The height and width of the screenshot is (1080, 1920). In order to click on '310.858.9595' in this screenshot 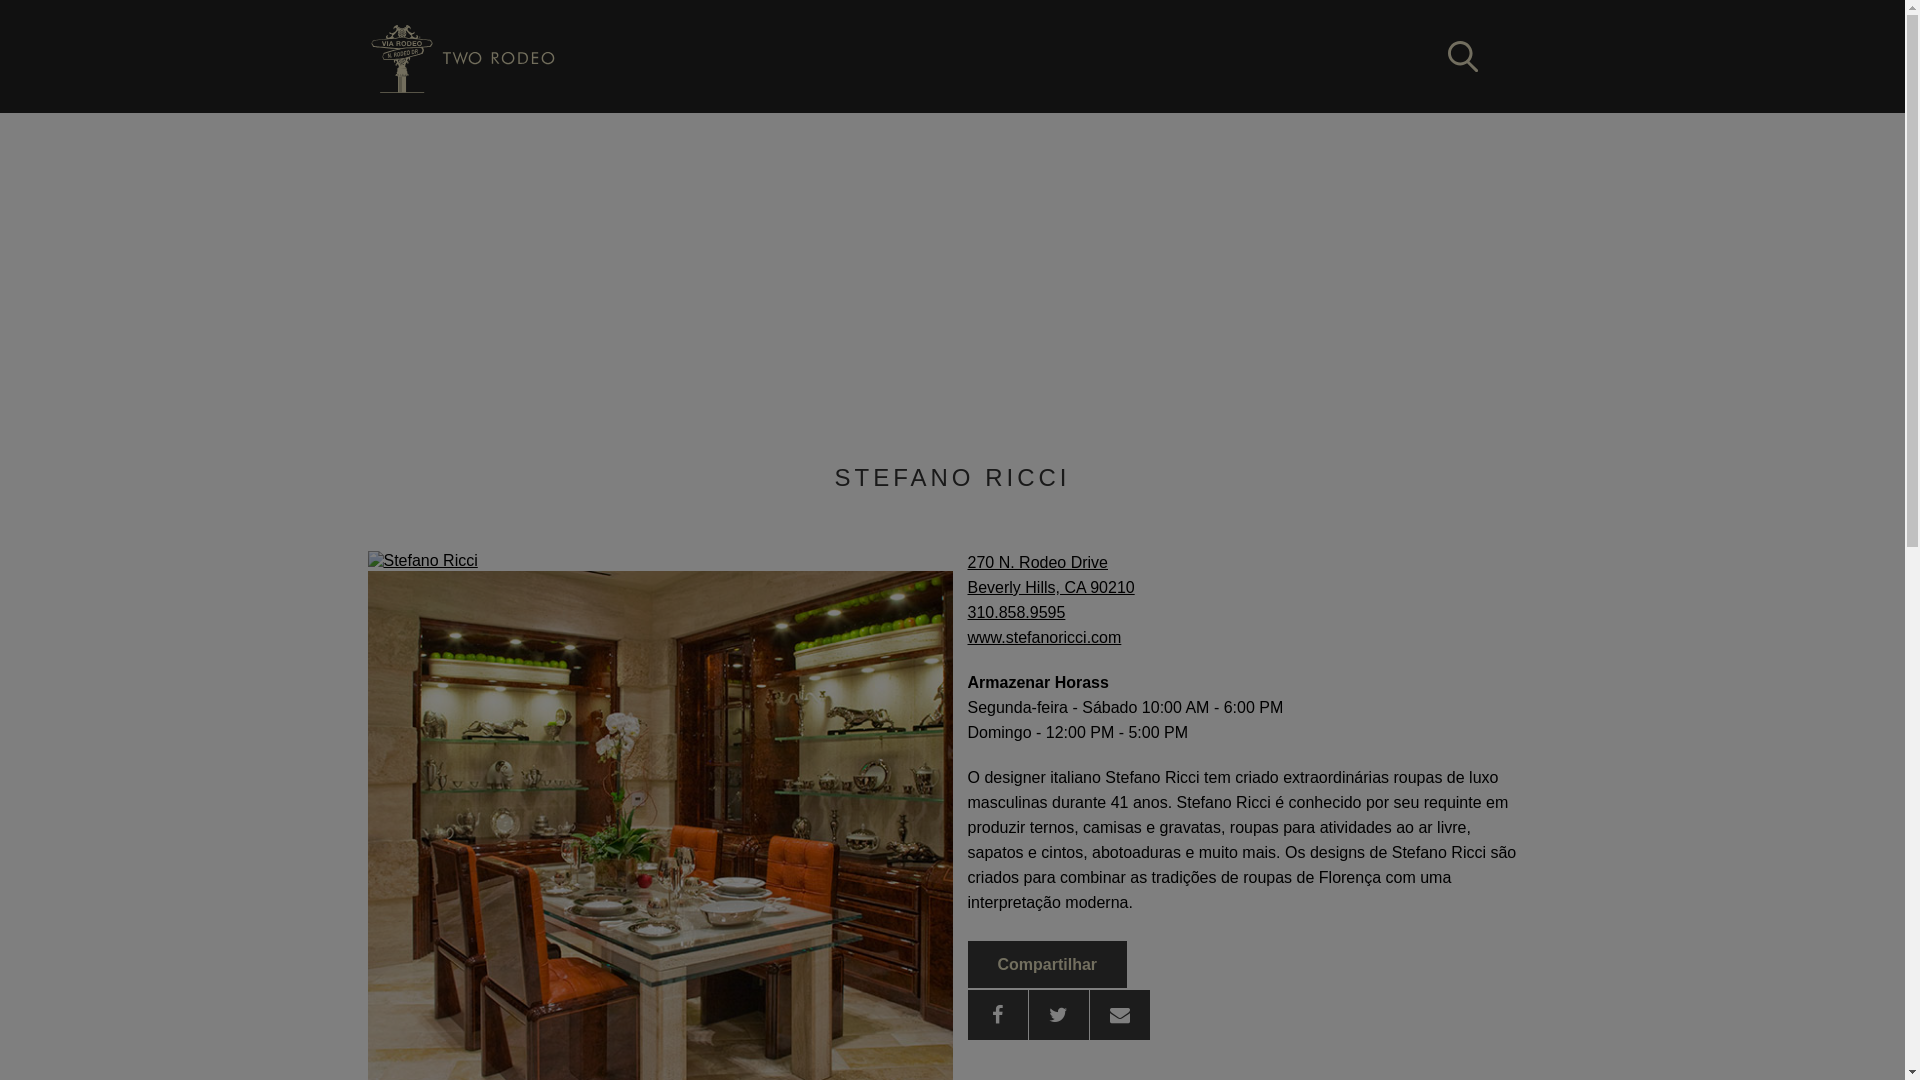, I will do `click(1017, 611)`.